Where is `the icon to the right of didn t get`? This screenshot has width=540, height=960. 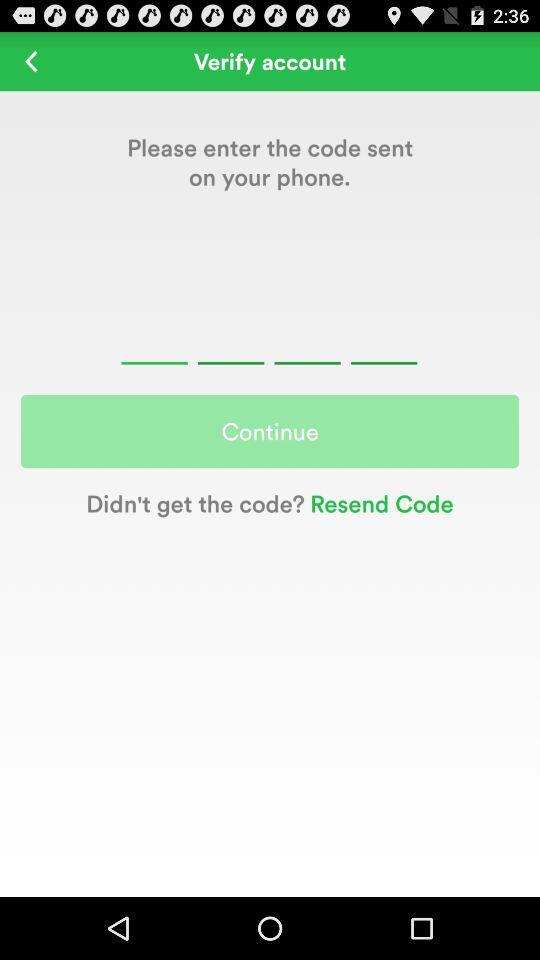 the icon to the right of didn t get is located at coordinates (379, 502).